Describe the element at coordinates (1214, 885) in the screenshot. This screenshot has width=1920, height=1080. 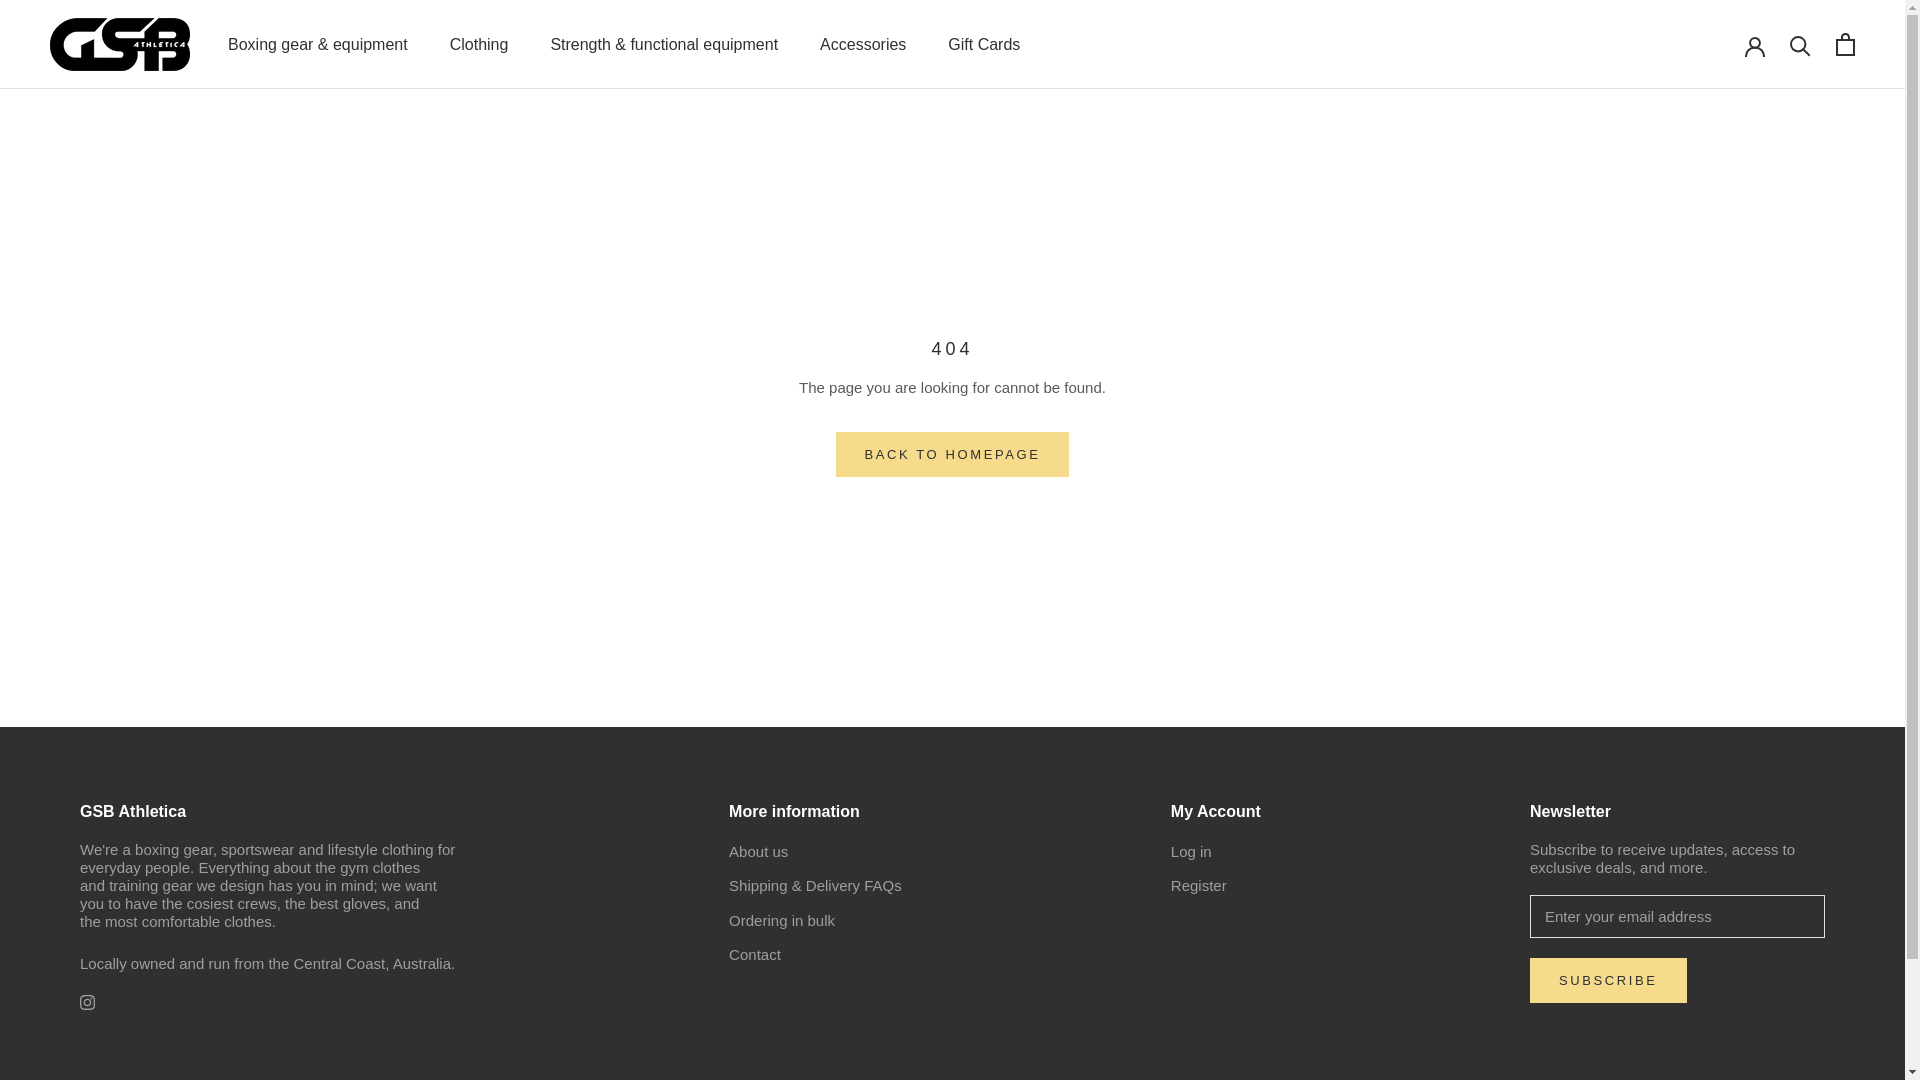
I see `'Register'` at that location.